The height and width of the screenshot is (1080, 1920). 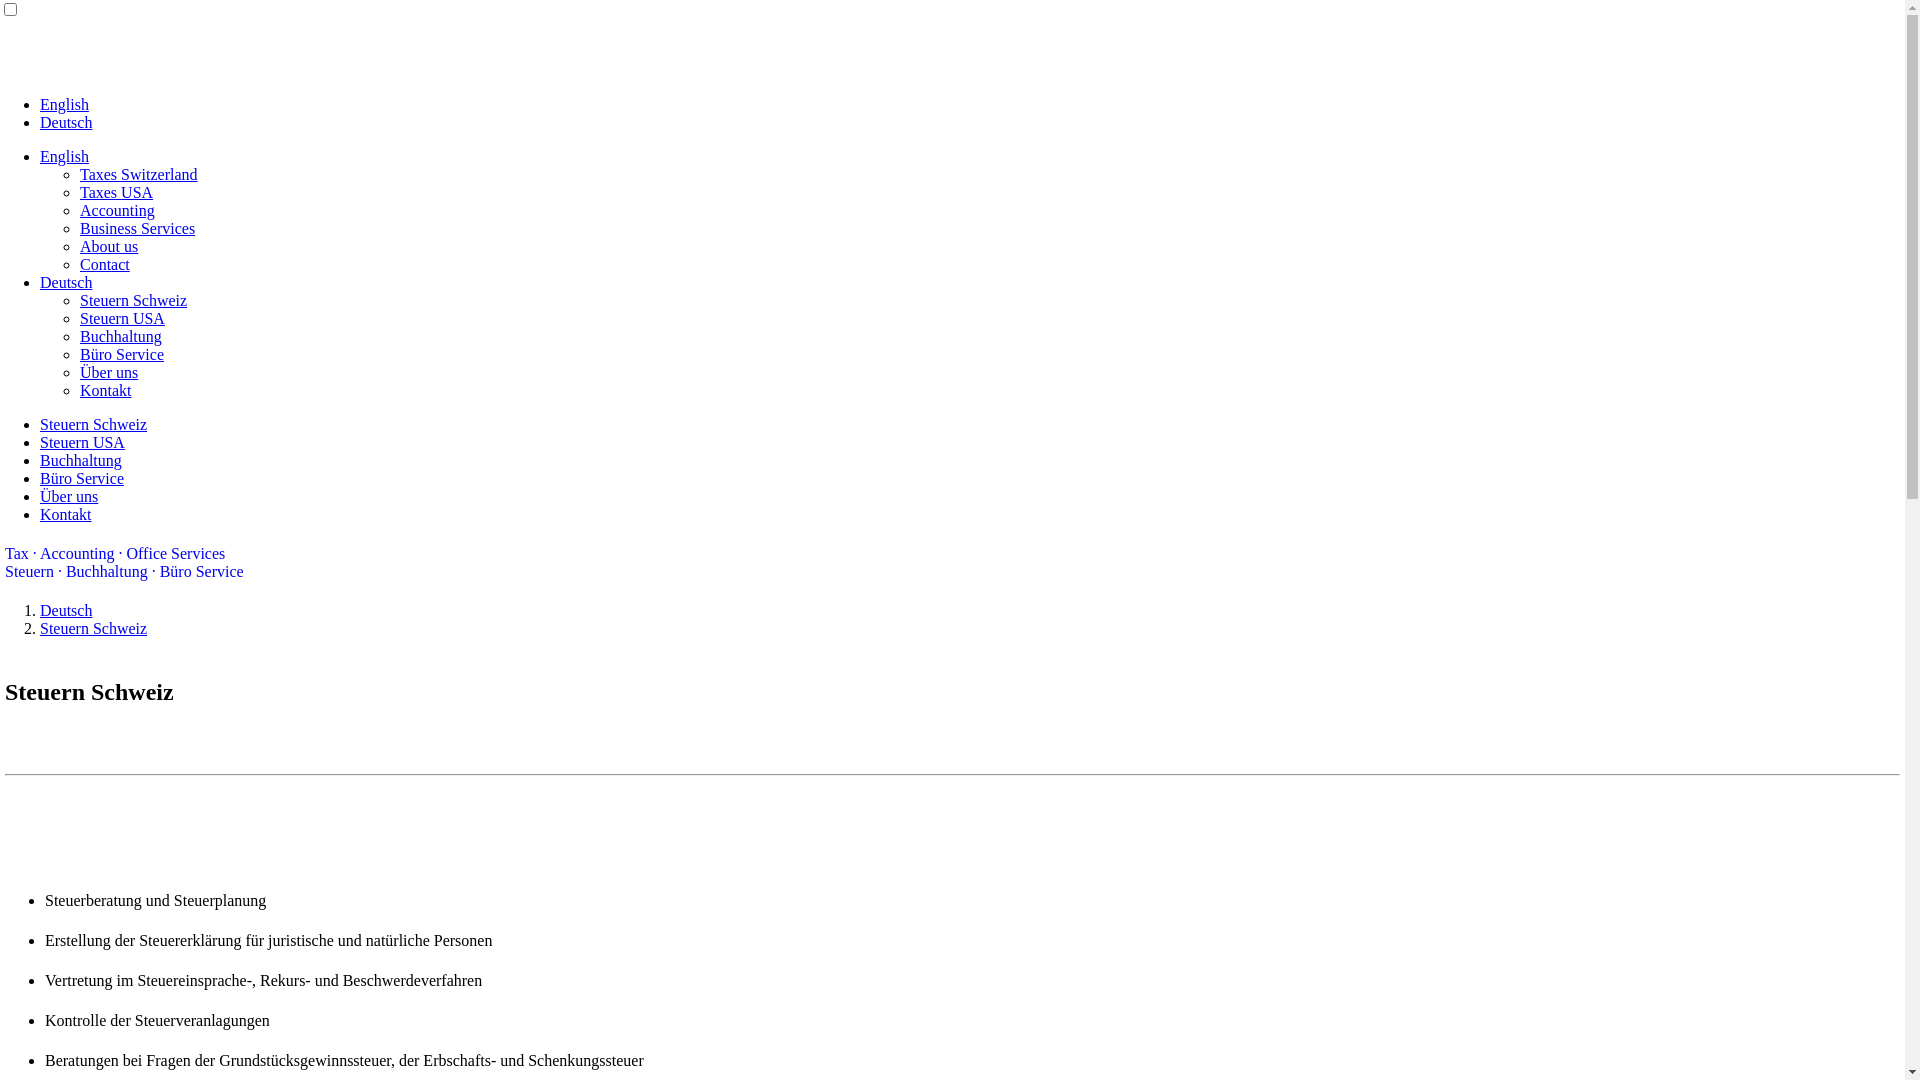 I want to click on 'Buchhaltung', so click(x=39, y=460).